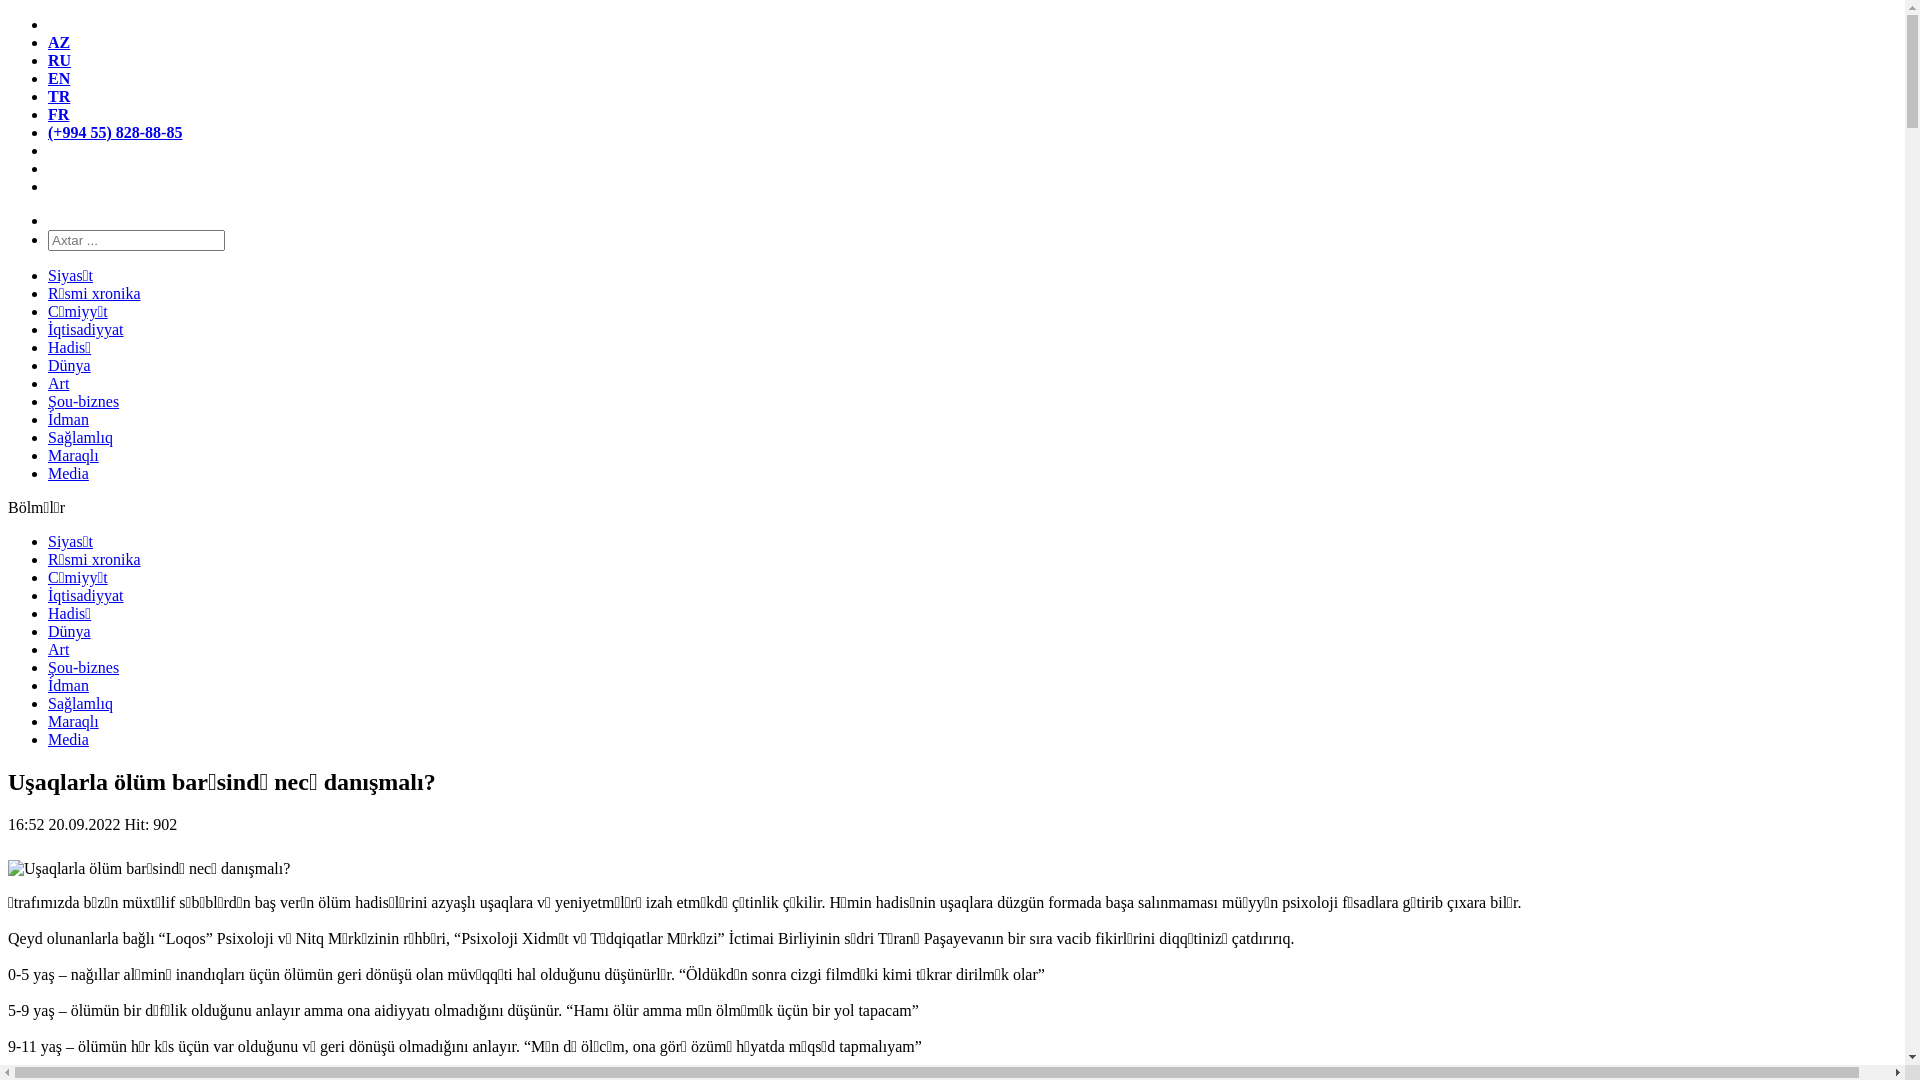  What do you see at coordinates (48, 132) in the screenshot?
I see `'(+994 55) 828-88-85'` at bounding box center [48, 132].